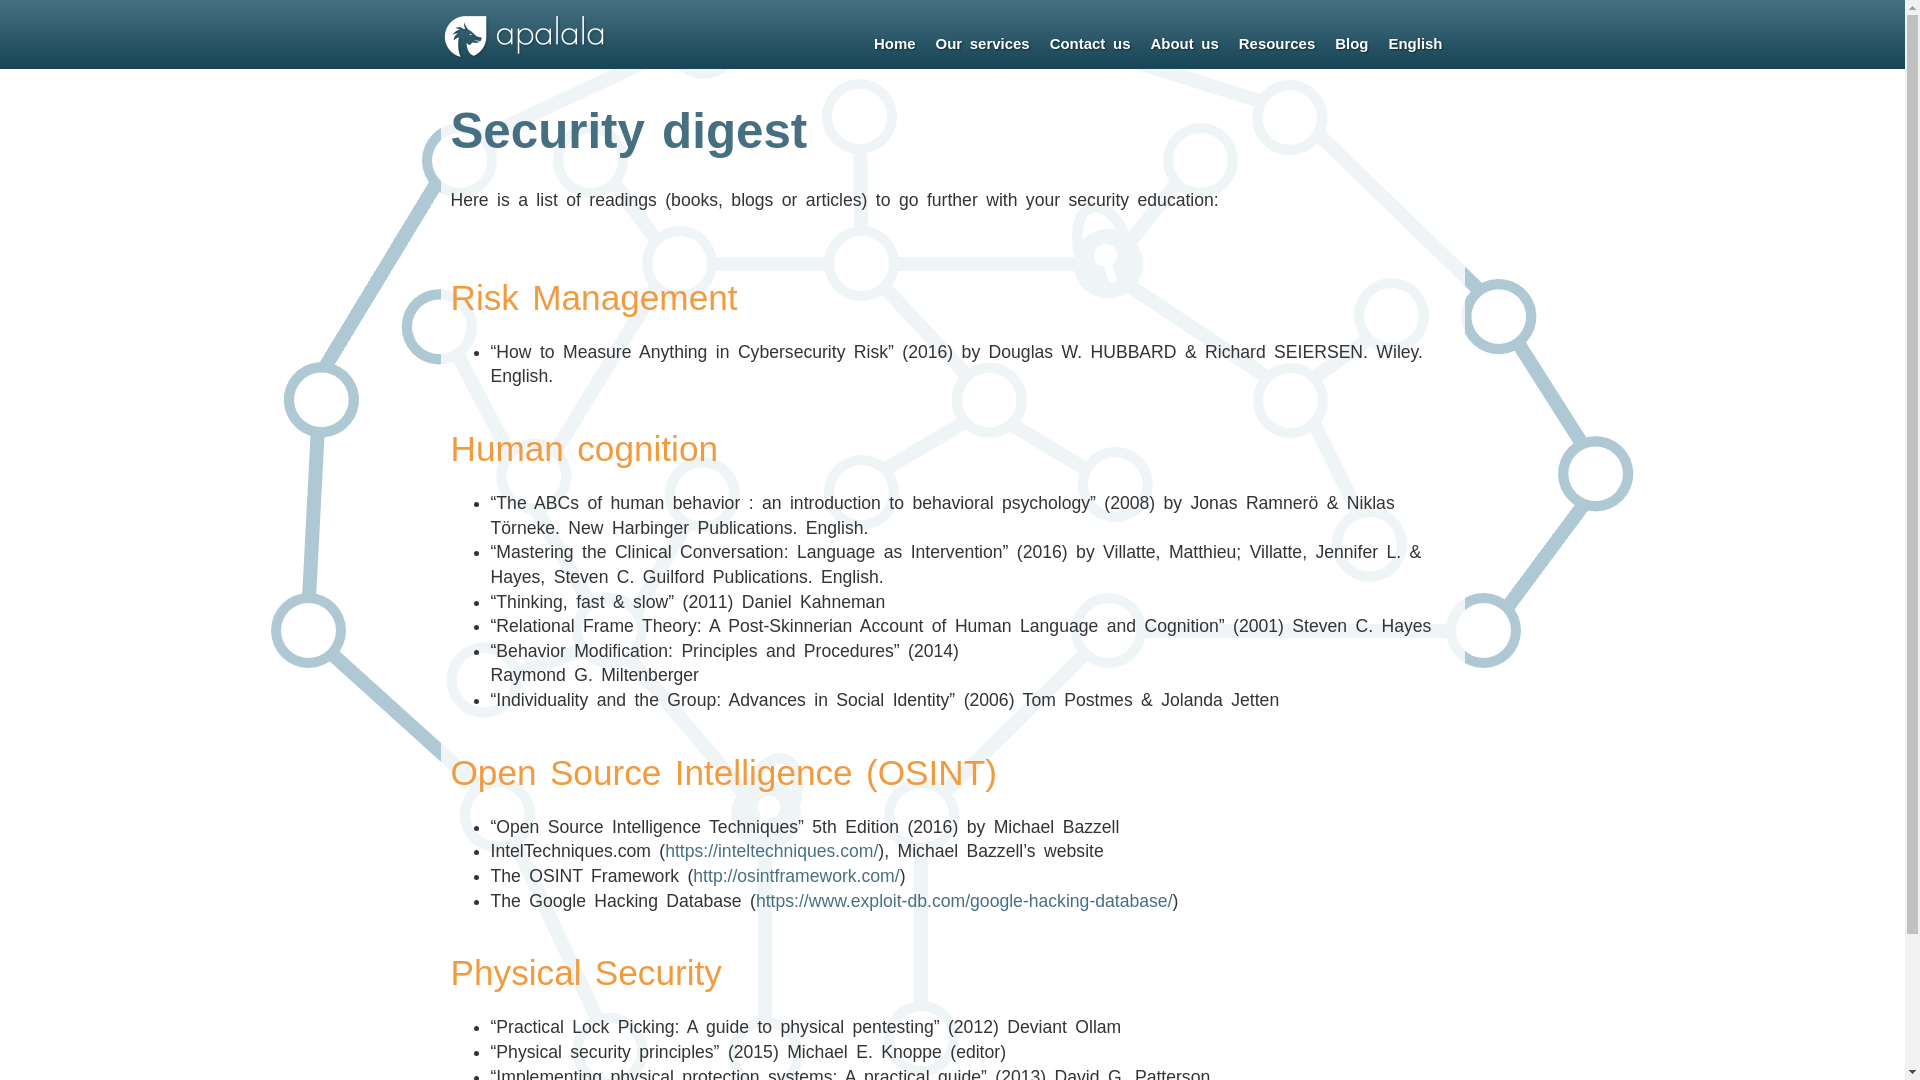  What do you see at coordinates (1351, 44) in the screenshot?
I see `'Blog'` at bounding box center [1351, 44].